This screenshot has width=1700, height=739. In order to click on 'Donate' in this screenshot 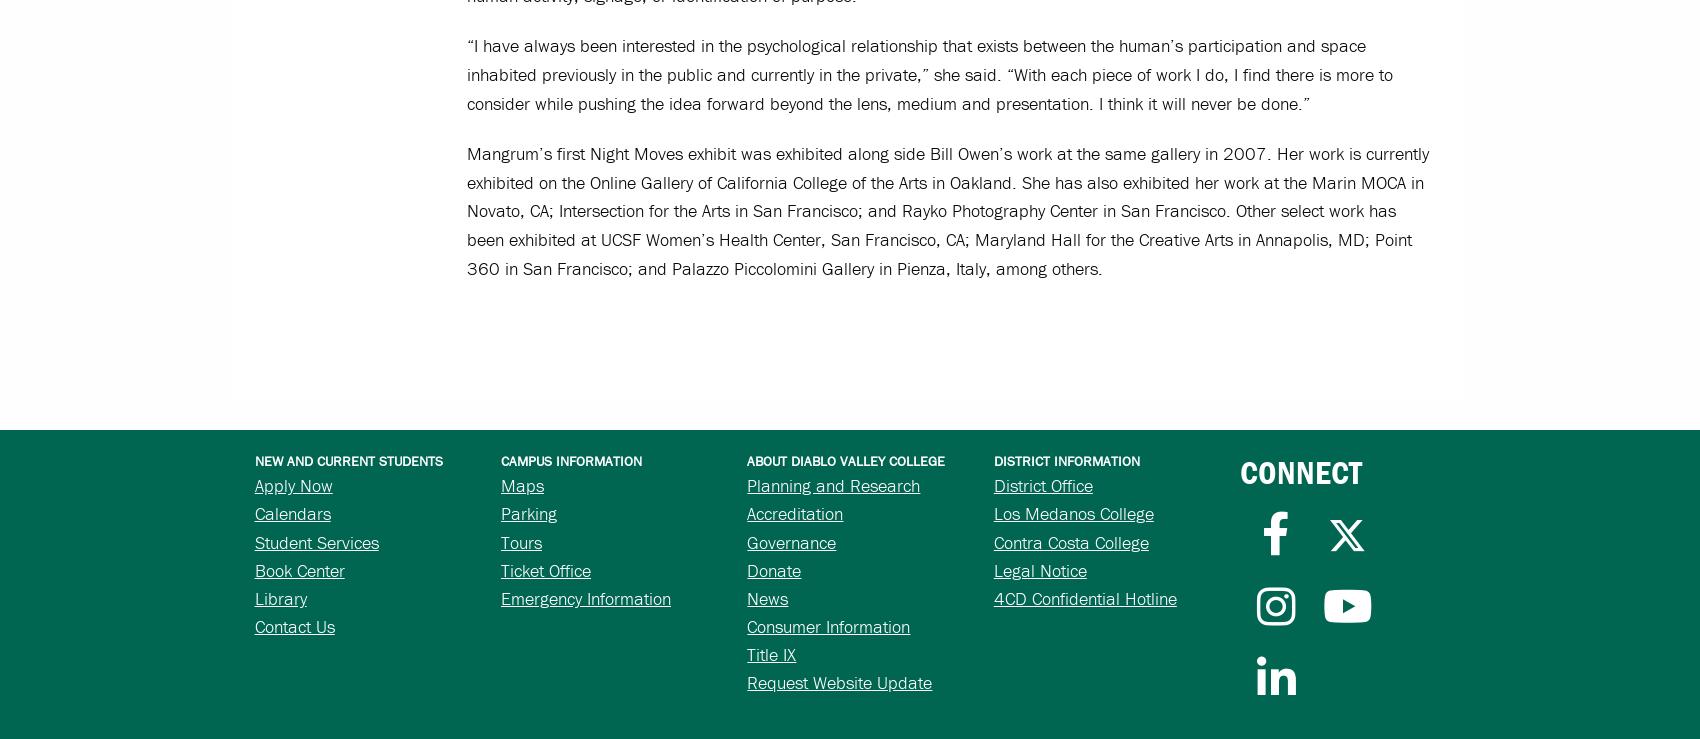, I will do `click(773, 568)`.